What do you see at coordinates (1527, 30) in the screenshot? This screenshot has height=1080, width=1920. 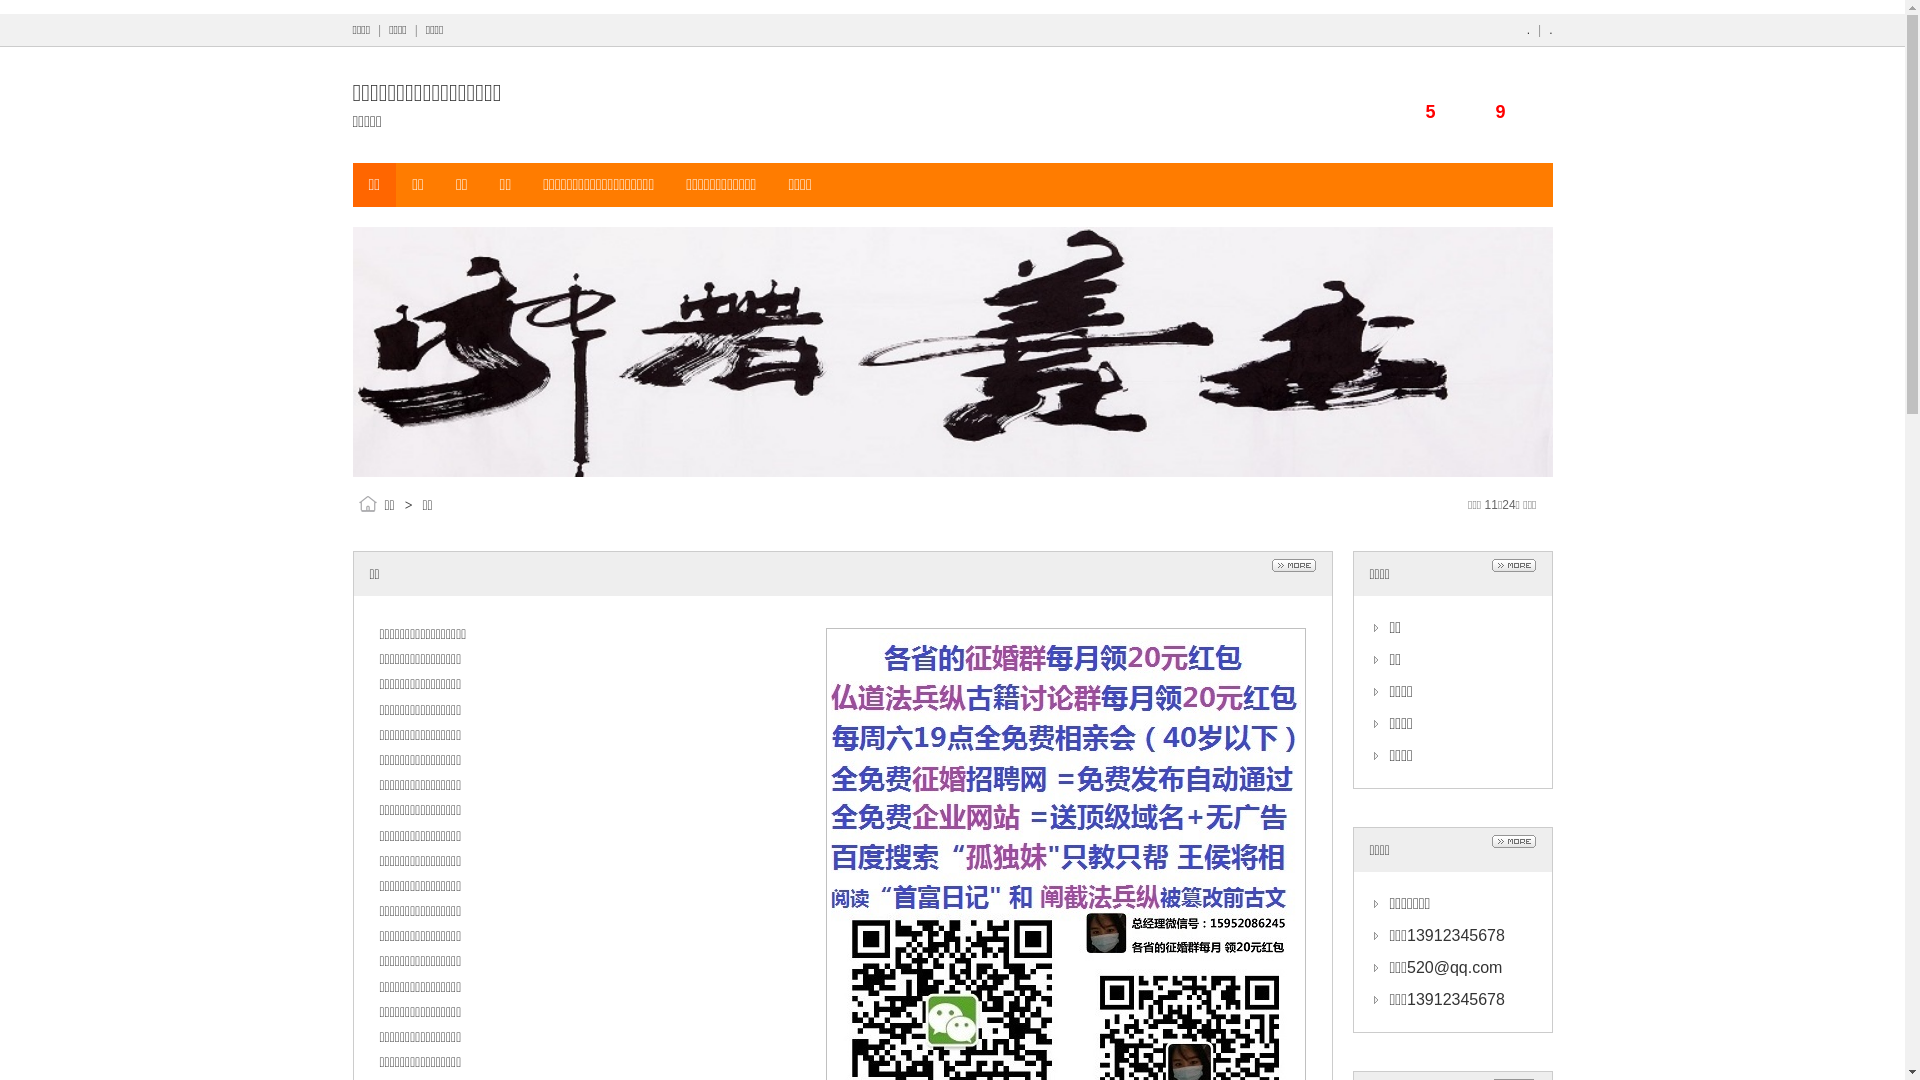 I see `'.'` at bounding box center [1527, 30].